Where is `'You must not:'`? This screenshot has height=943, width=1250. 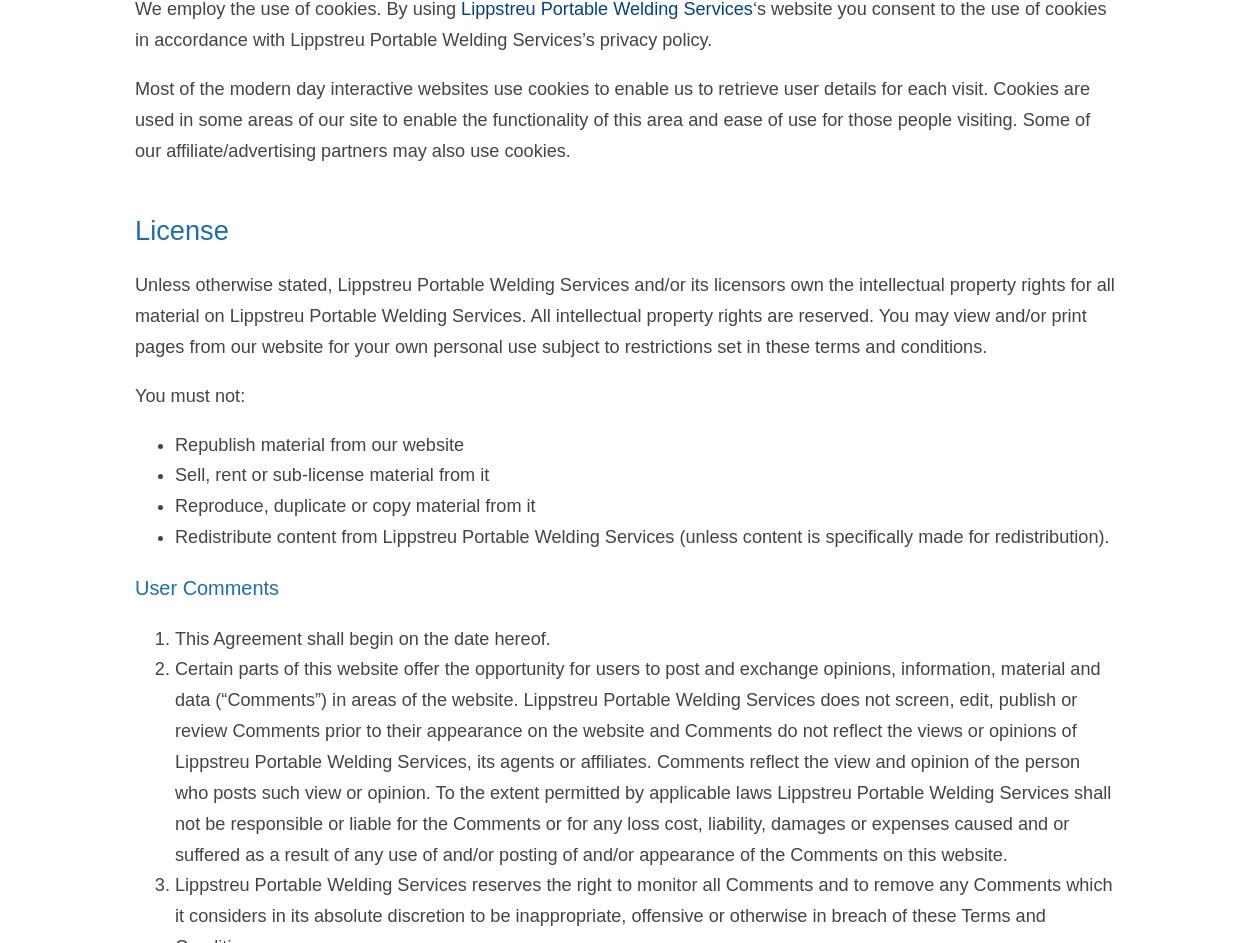
'You must not:' is located at coordinates (135, 394).